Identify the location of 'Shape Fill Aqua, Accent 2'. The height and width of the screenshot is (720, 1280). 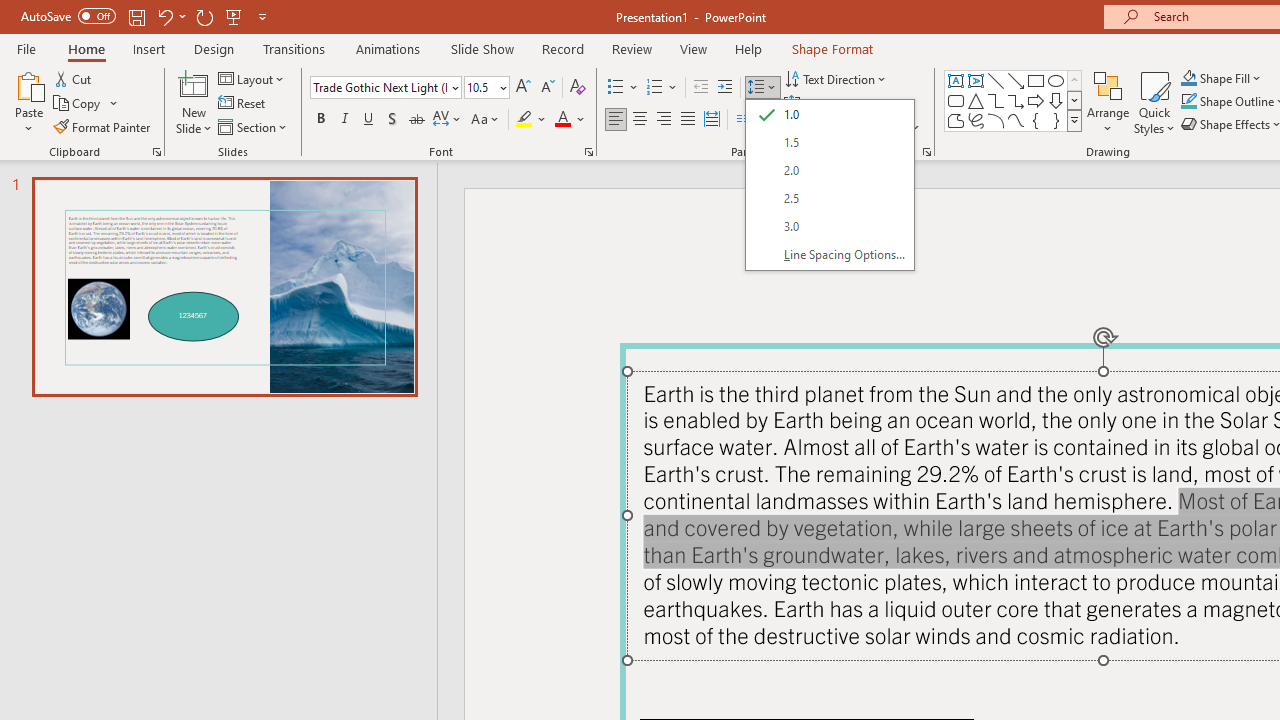
(1189, 77).